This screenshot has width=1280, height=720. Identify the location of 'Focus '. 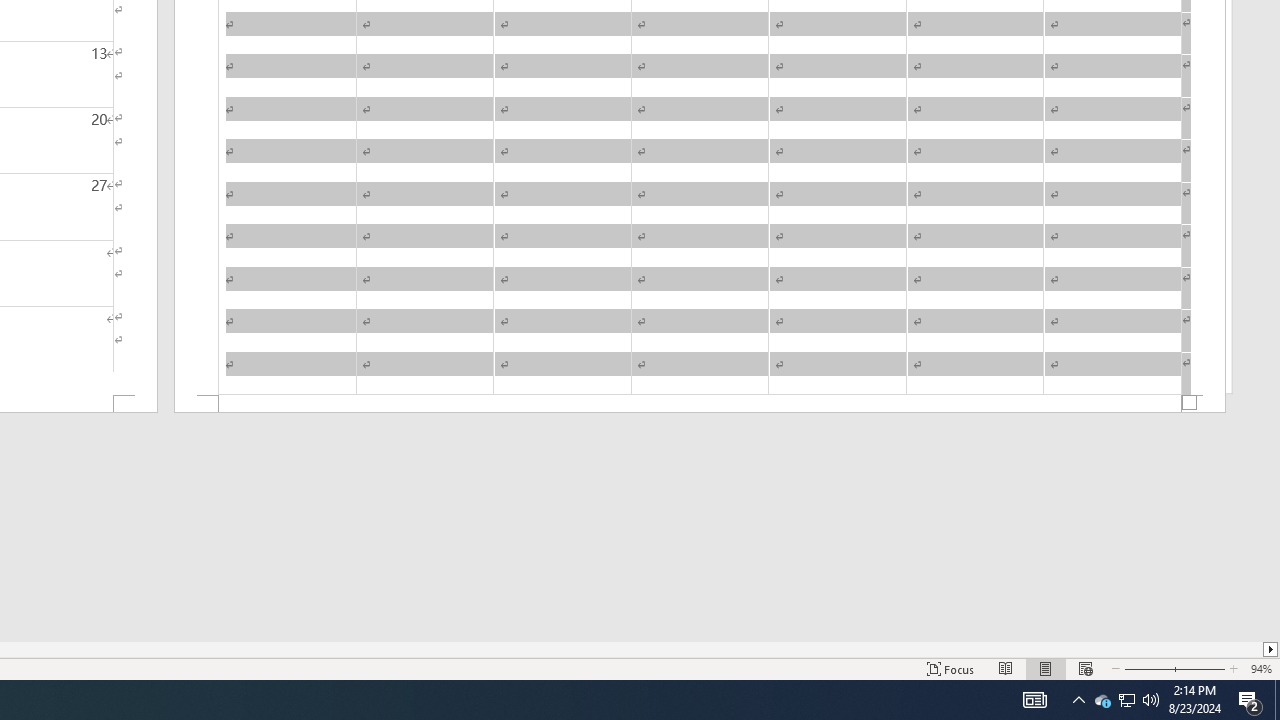
(950, 669).